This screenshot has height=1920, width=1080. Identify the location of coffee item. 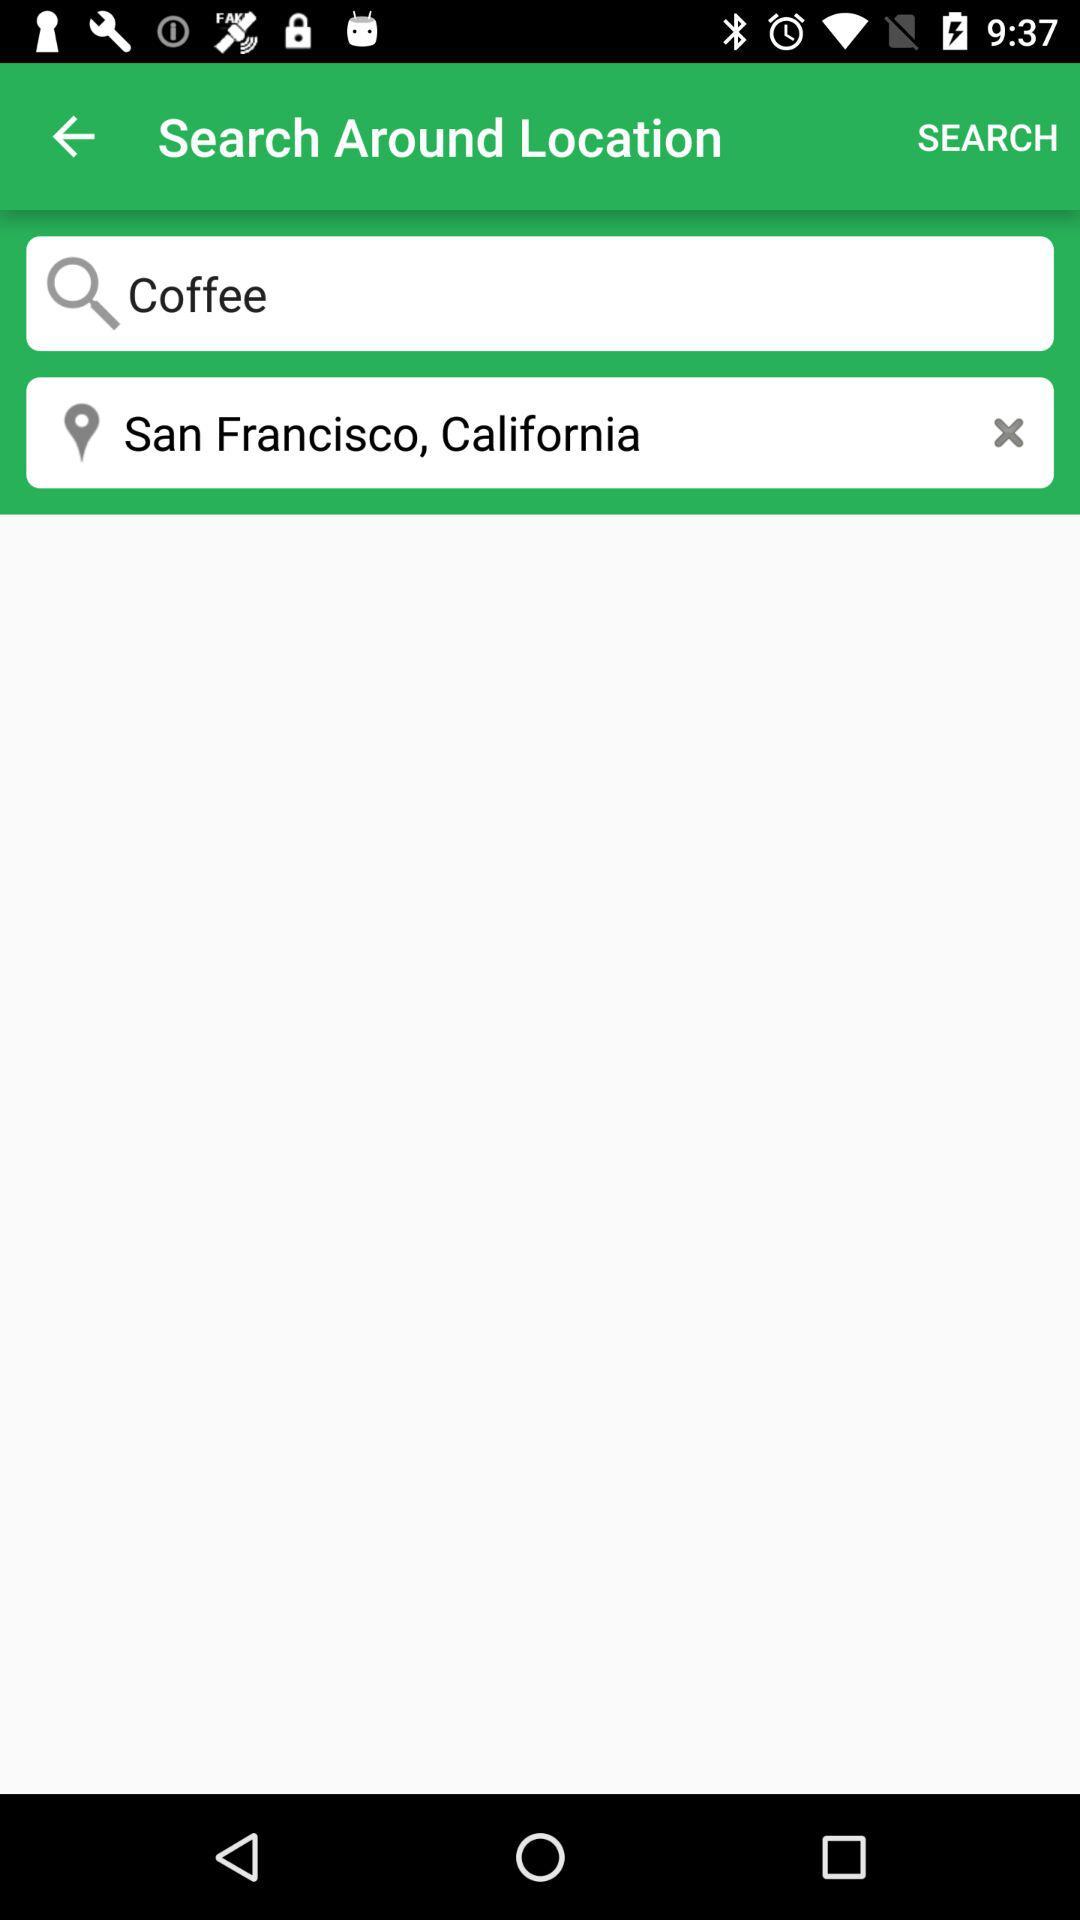
(540, 292).